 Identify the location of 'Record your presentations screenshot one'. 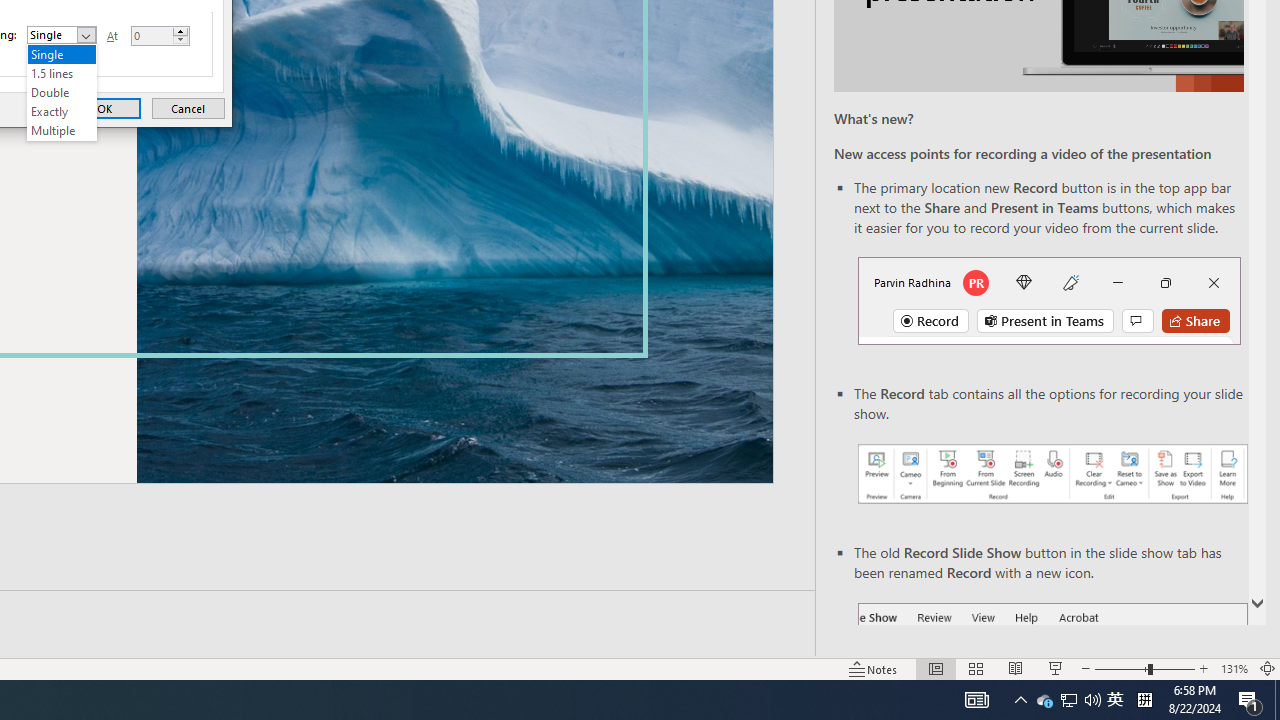
(1051, 474).